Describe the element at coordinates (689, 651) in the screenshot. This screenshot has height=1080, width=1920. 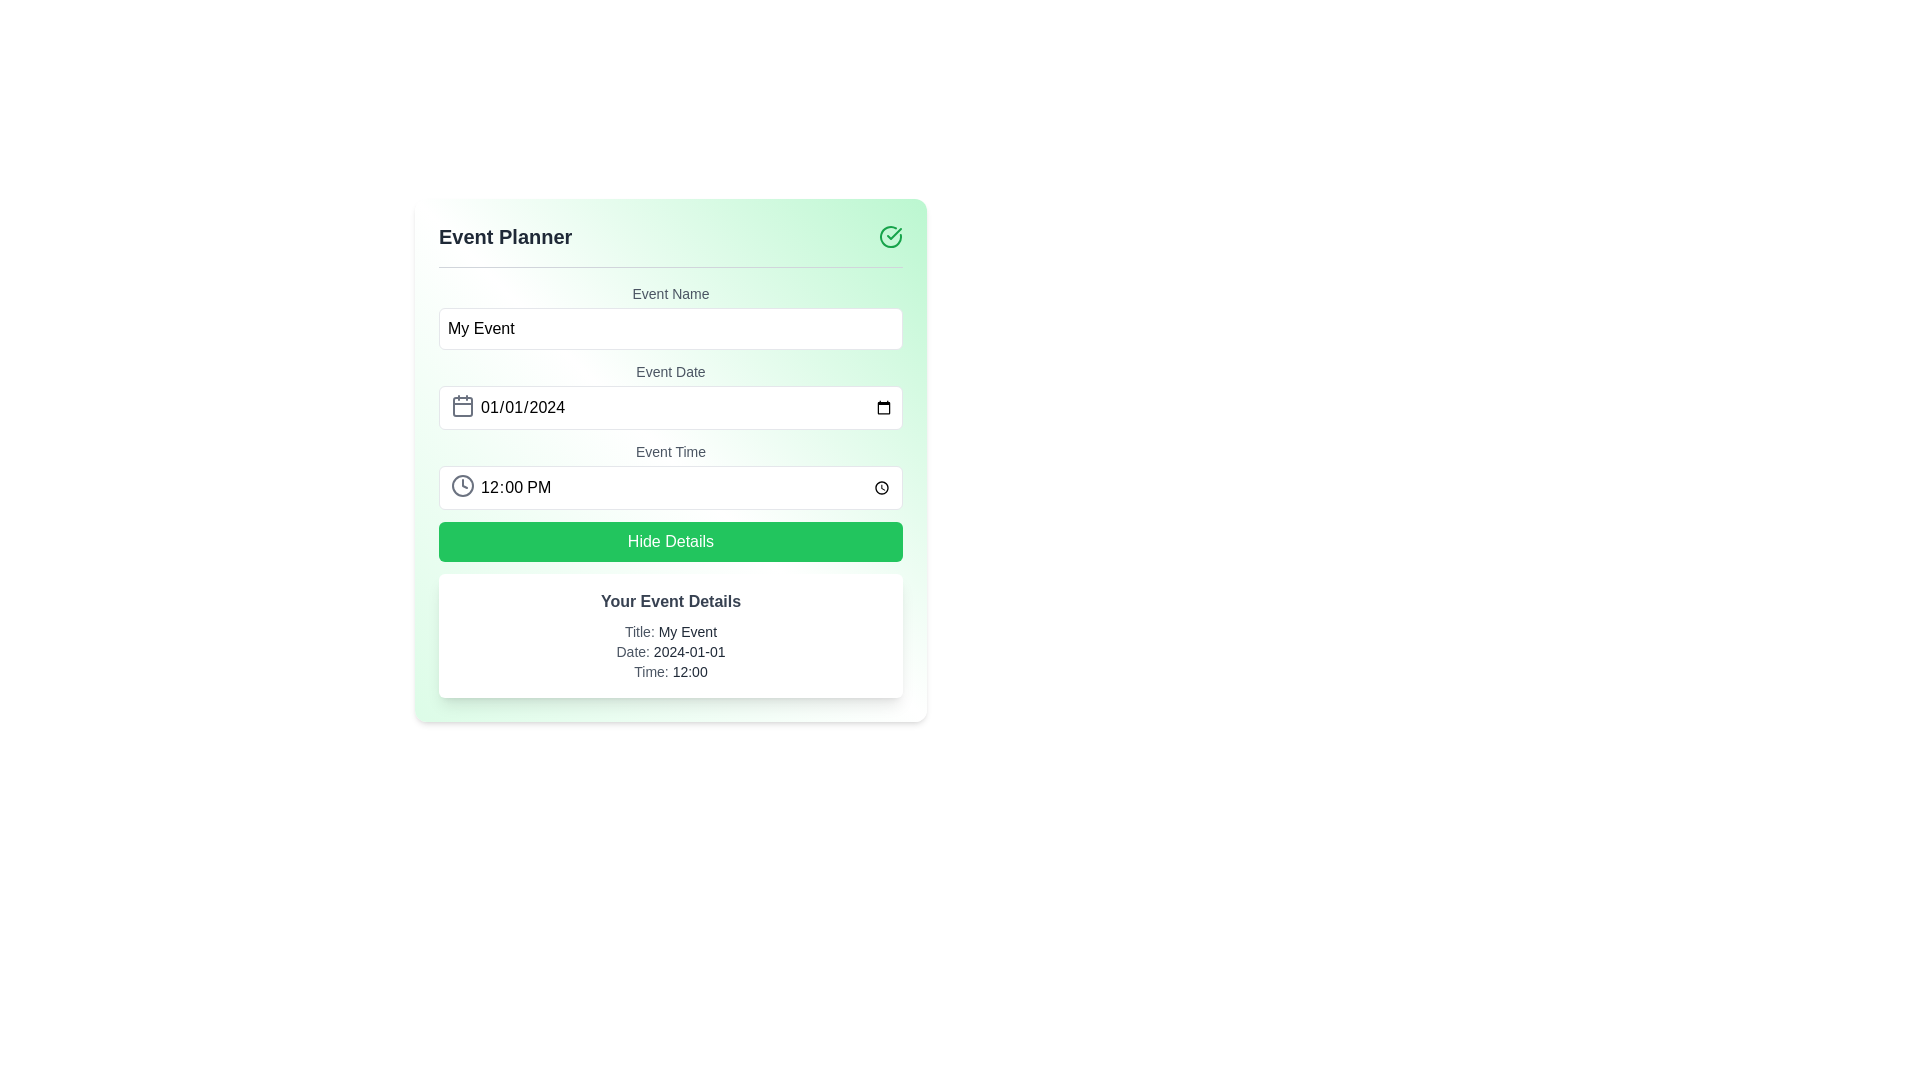
I see `the static text element displaying the date '2024-01-01' located in the 'Your Event Details' section, following the label 'Date:'` at that location.